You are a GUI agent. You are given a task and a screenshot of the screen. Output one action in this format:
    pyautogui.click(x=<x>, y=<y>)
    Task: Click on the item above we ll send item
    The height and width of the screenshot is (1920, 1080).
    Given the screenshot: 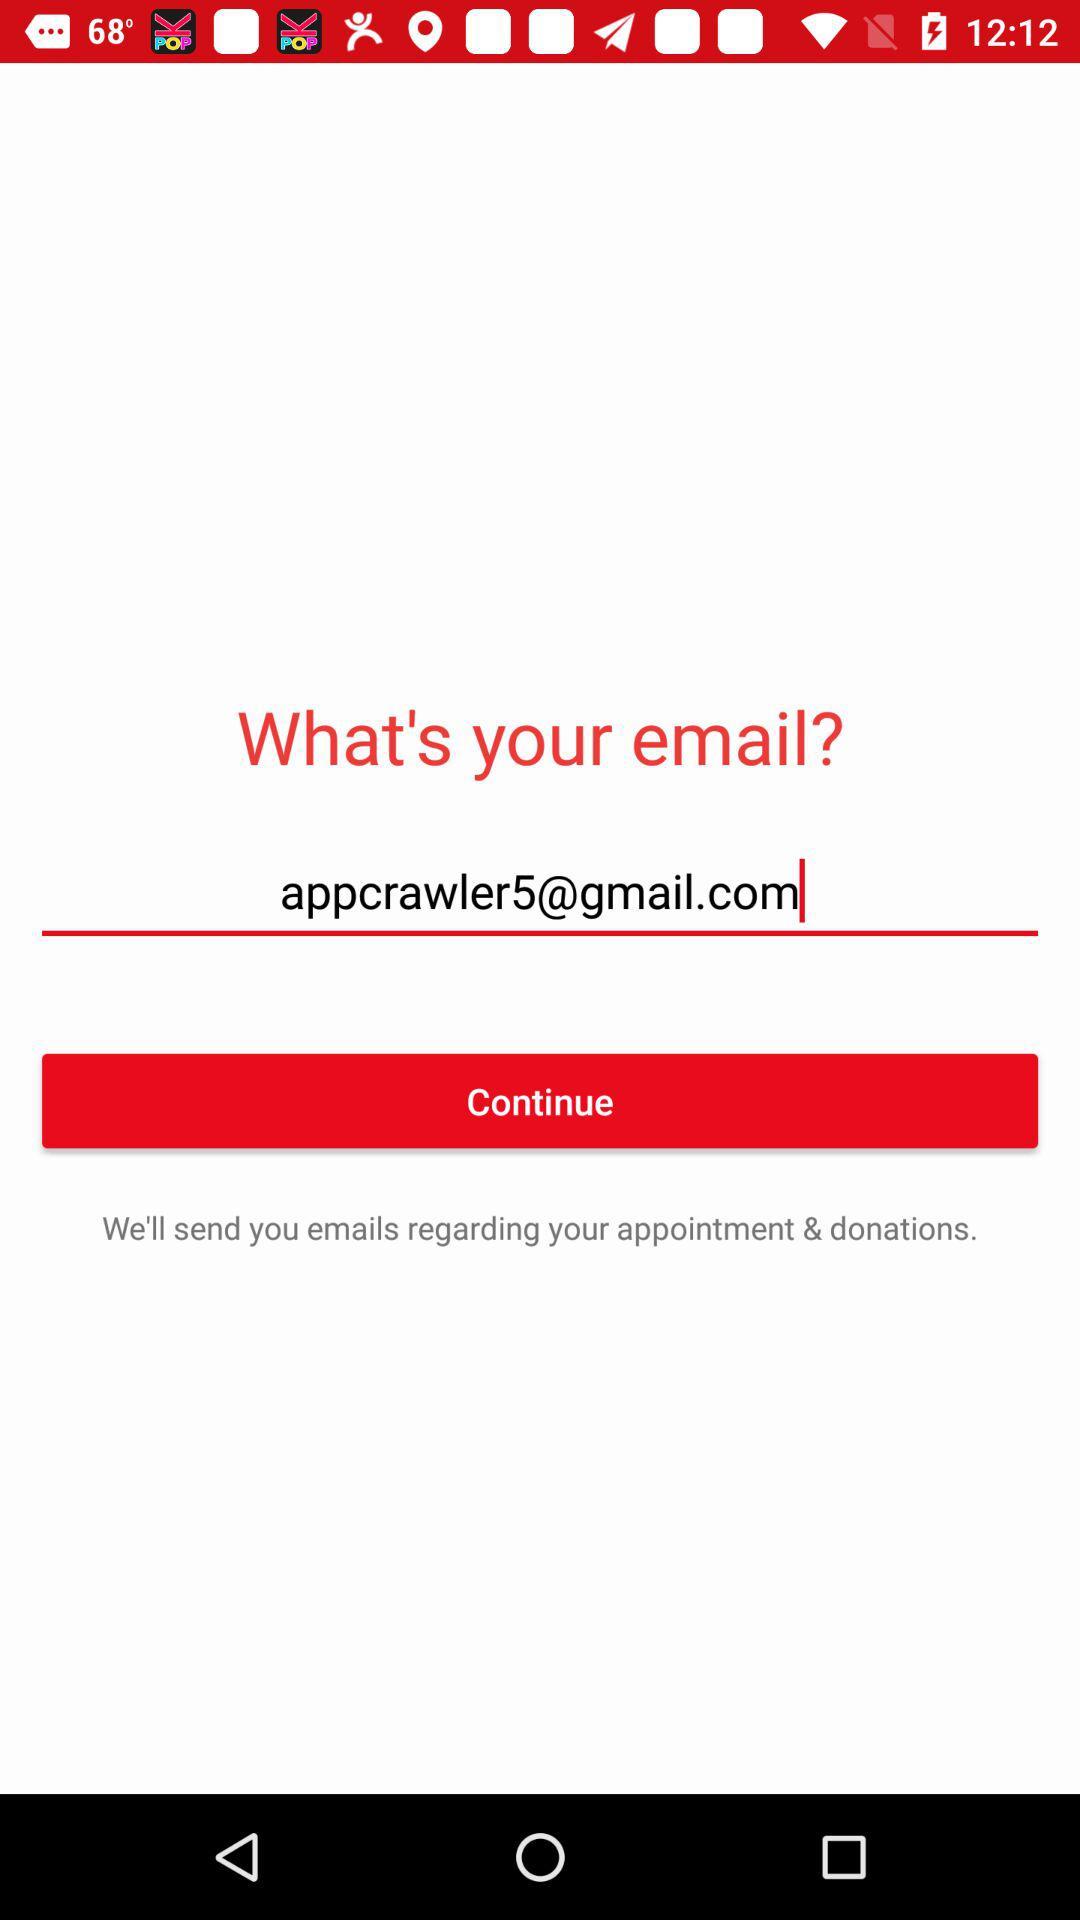 What is the action you would take?
    pyautogui.click(x=540, y=1099)
    